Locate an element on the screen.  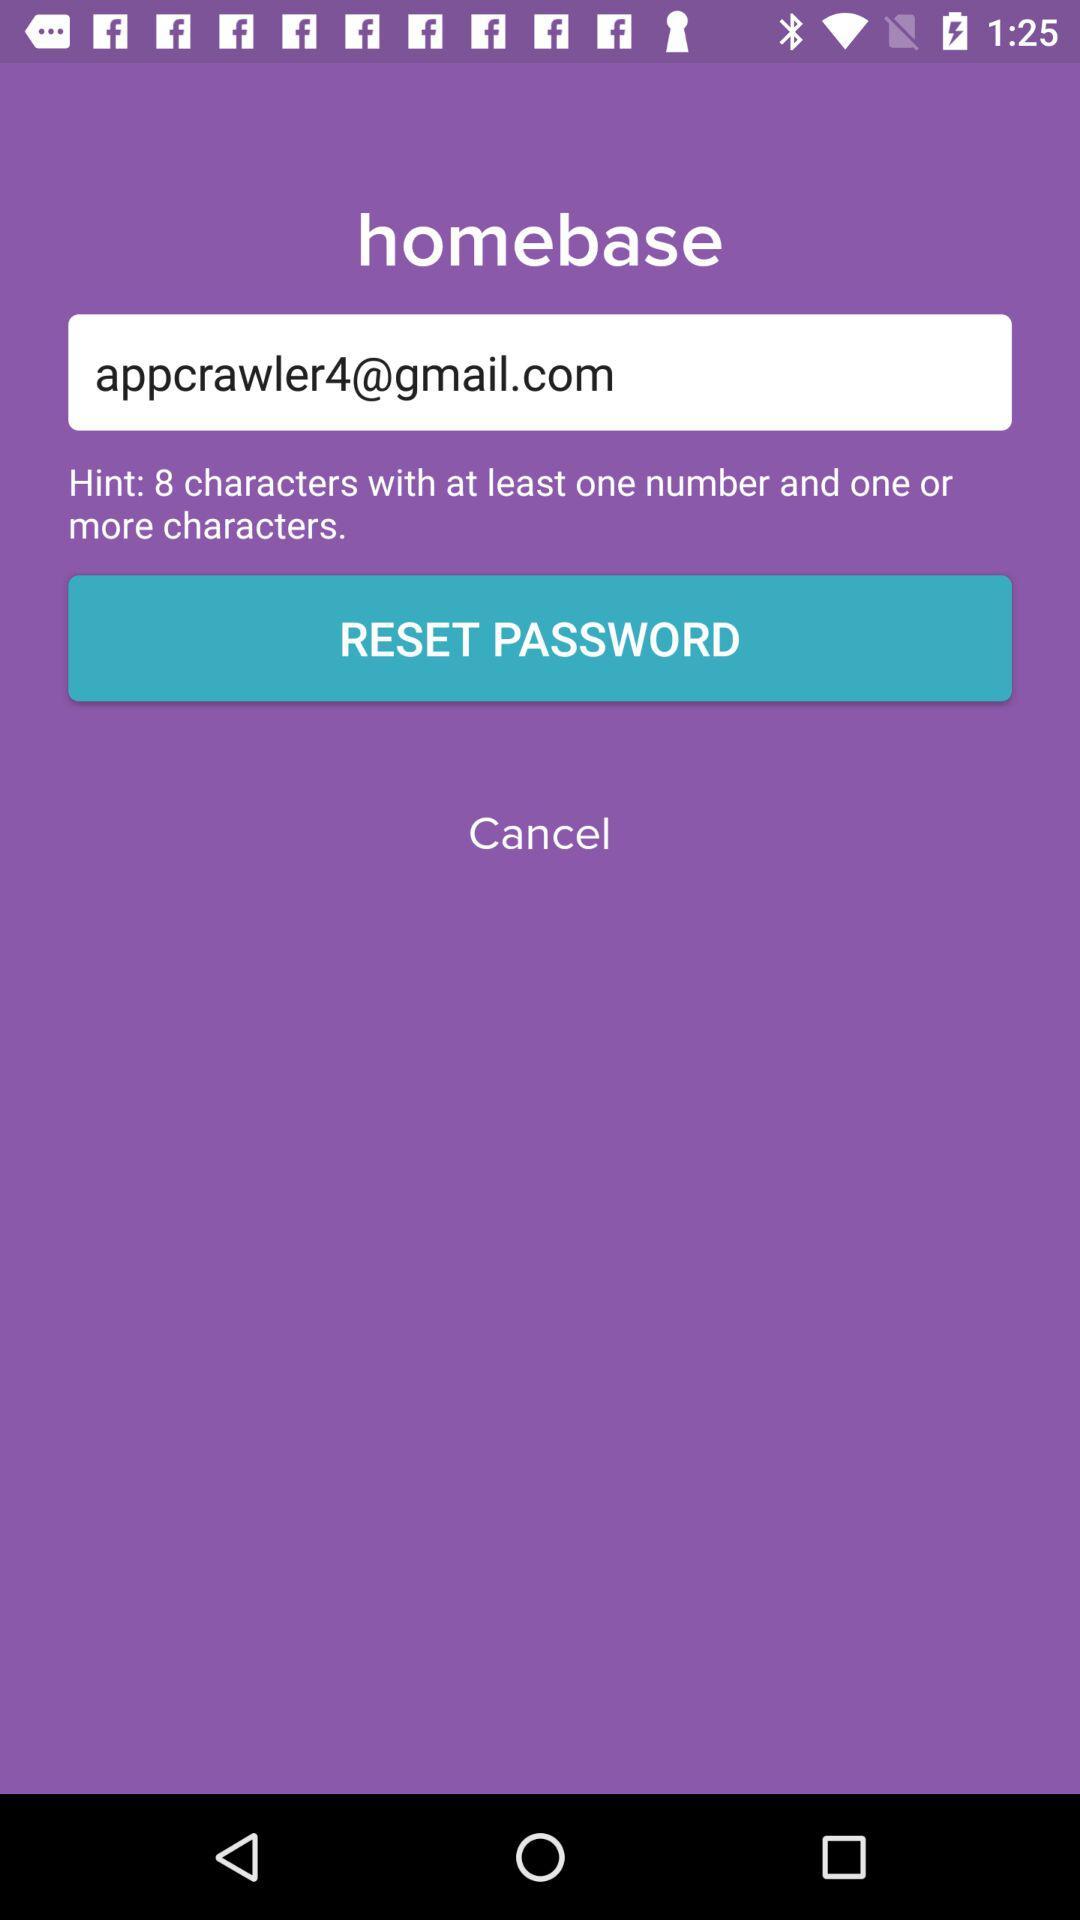
appcrawler4@gmail.com item is located at coordinates (540, 372).